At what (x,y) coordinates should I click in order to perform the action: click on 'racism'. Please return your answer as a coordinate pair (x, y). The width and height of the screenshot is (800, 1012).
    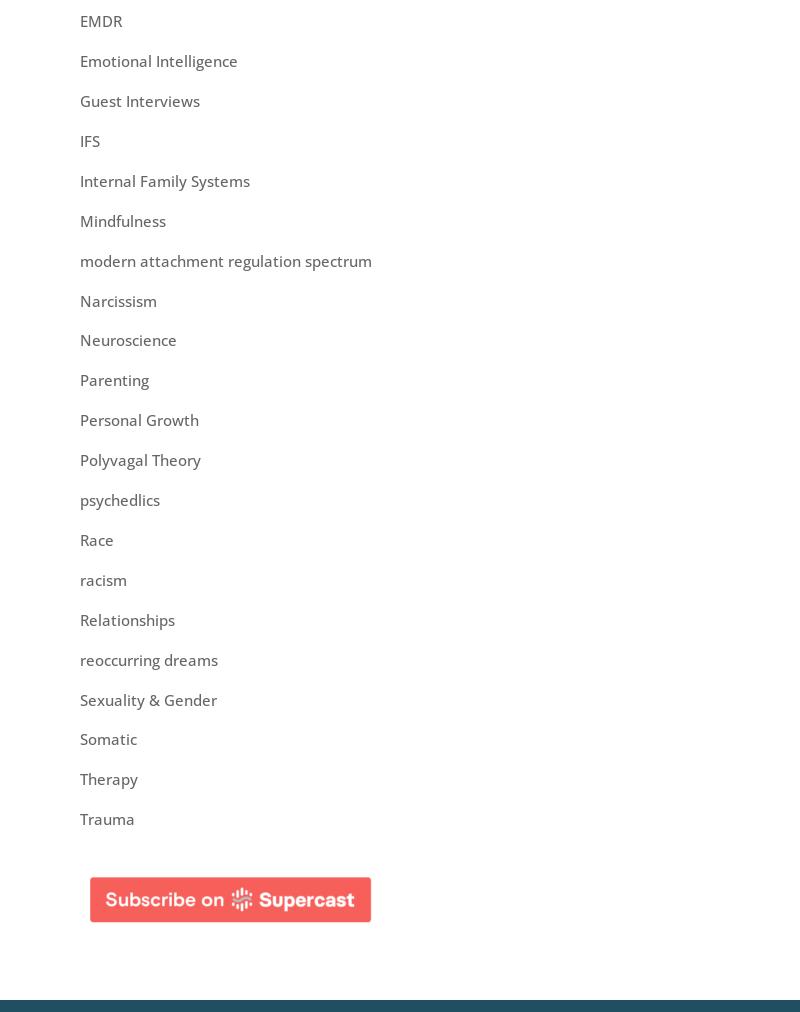
    Looking at the image, I should click on (102, 577).